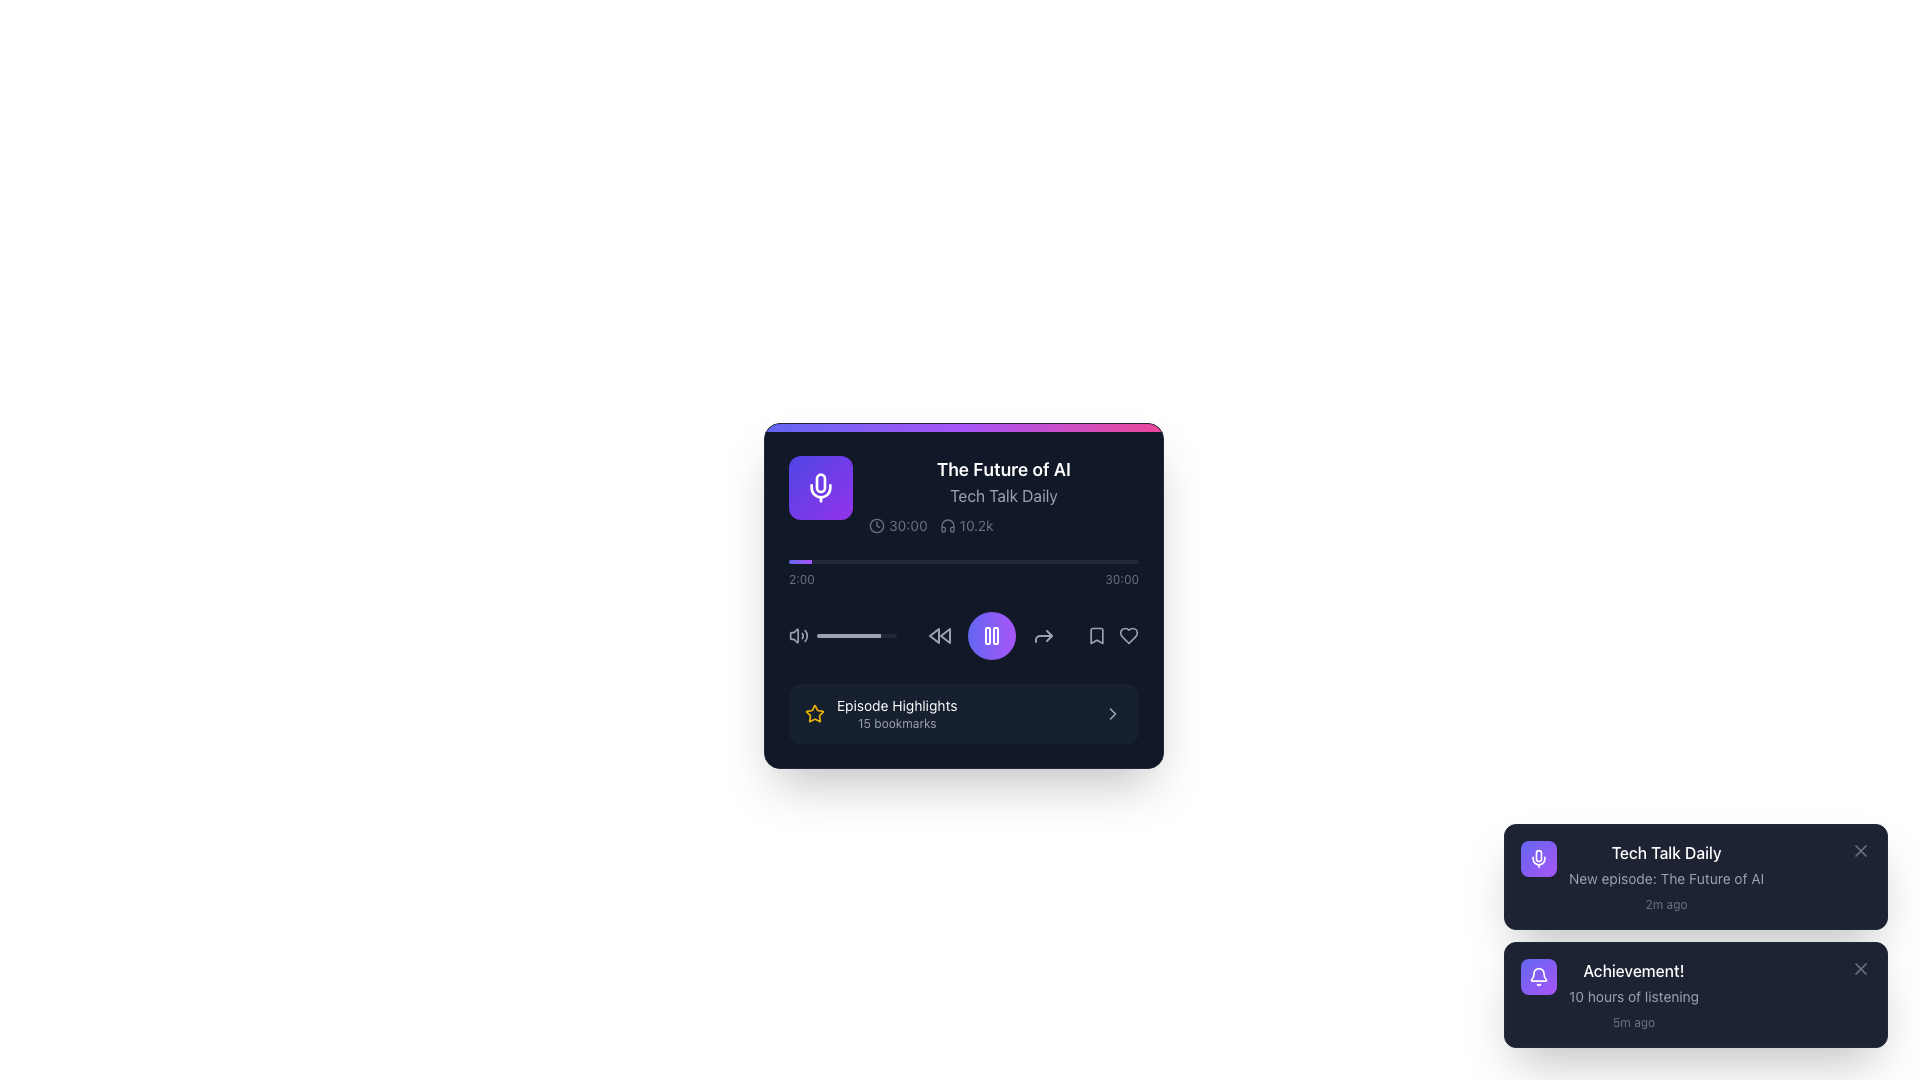 The image size is (1920, 1080). I want to click on the rewind button, which is the first button on the left within a group of three control buttons at the bottom of the media player interface, to change its color, so click(939, 636).